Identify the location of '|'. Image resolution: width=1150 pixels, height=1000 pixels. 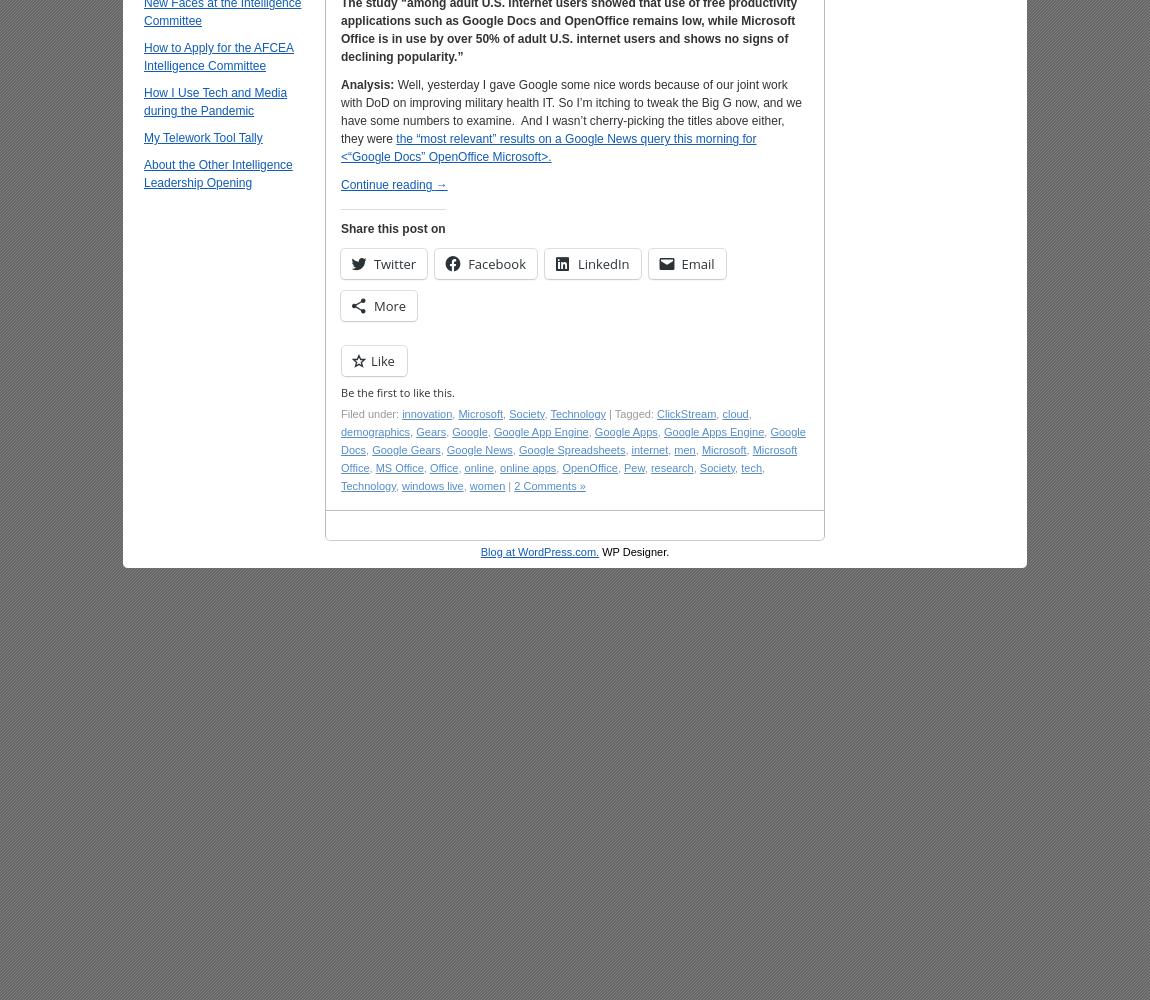
(509, 484).